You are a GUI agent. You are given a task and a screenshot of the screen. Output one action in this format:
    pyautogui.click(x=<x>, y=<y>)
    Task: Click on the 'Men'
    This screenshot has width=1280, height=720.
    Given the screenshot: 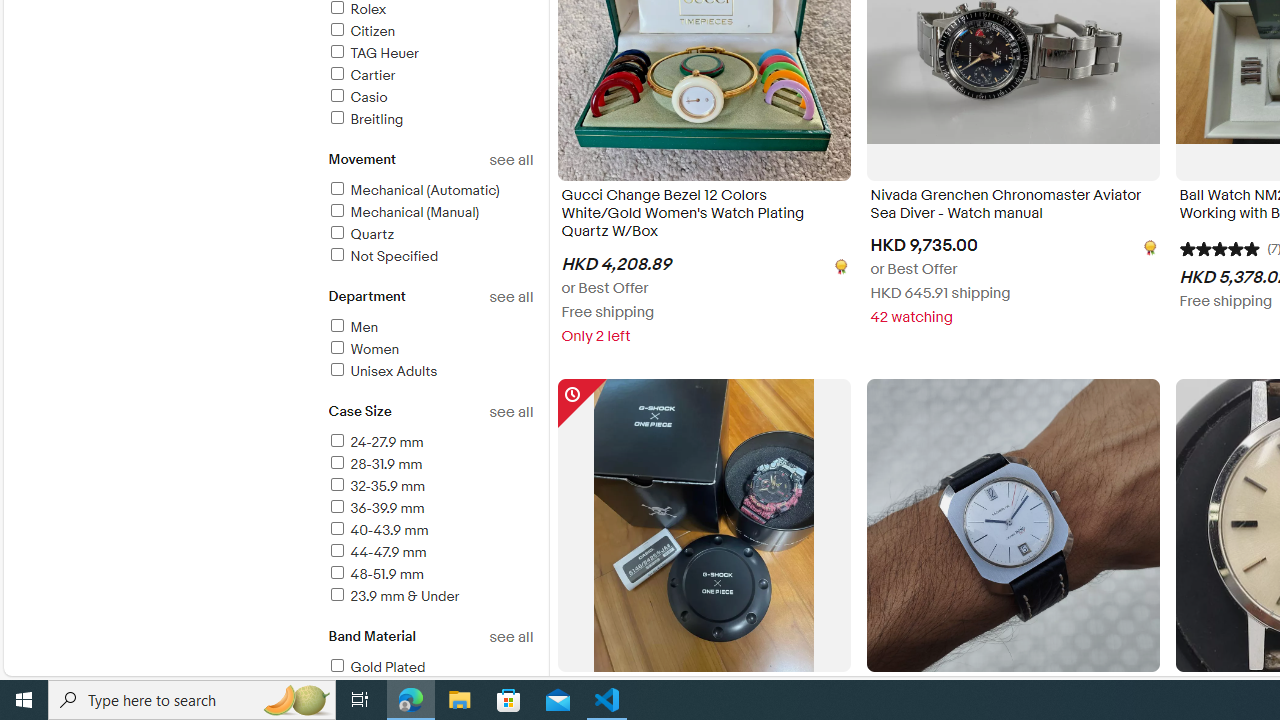 What is the action you would take?
    pyautogui.click(x=429, y=327)
    